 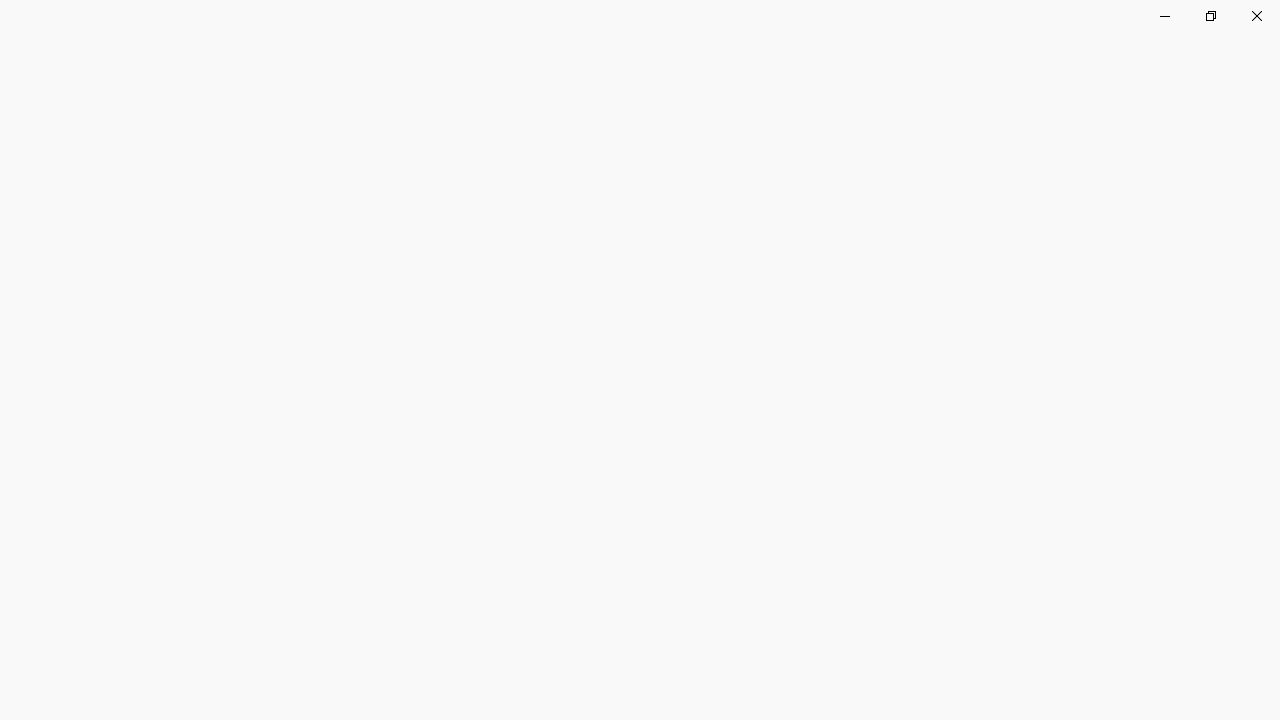 What do you see at coordinates (1164, 15) in the screenshot?
I see `'Minimize Clock'` at bounding box center [1164, 15].